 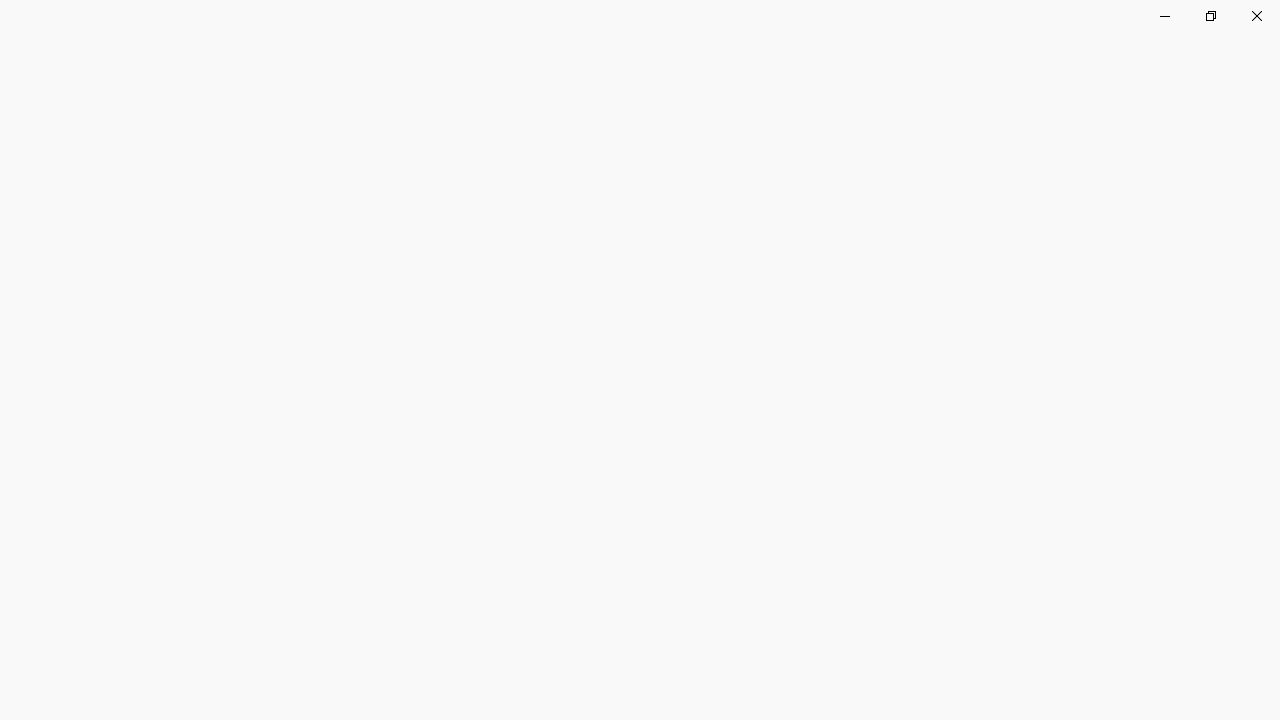 What do you see at coordinates (1164, 15) in the screenshot?
I see `'Minimize Clock'` at bounding box center [1164, 15].